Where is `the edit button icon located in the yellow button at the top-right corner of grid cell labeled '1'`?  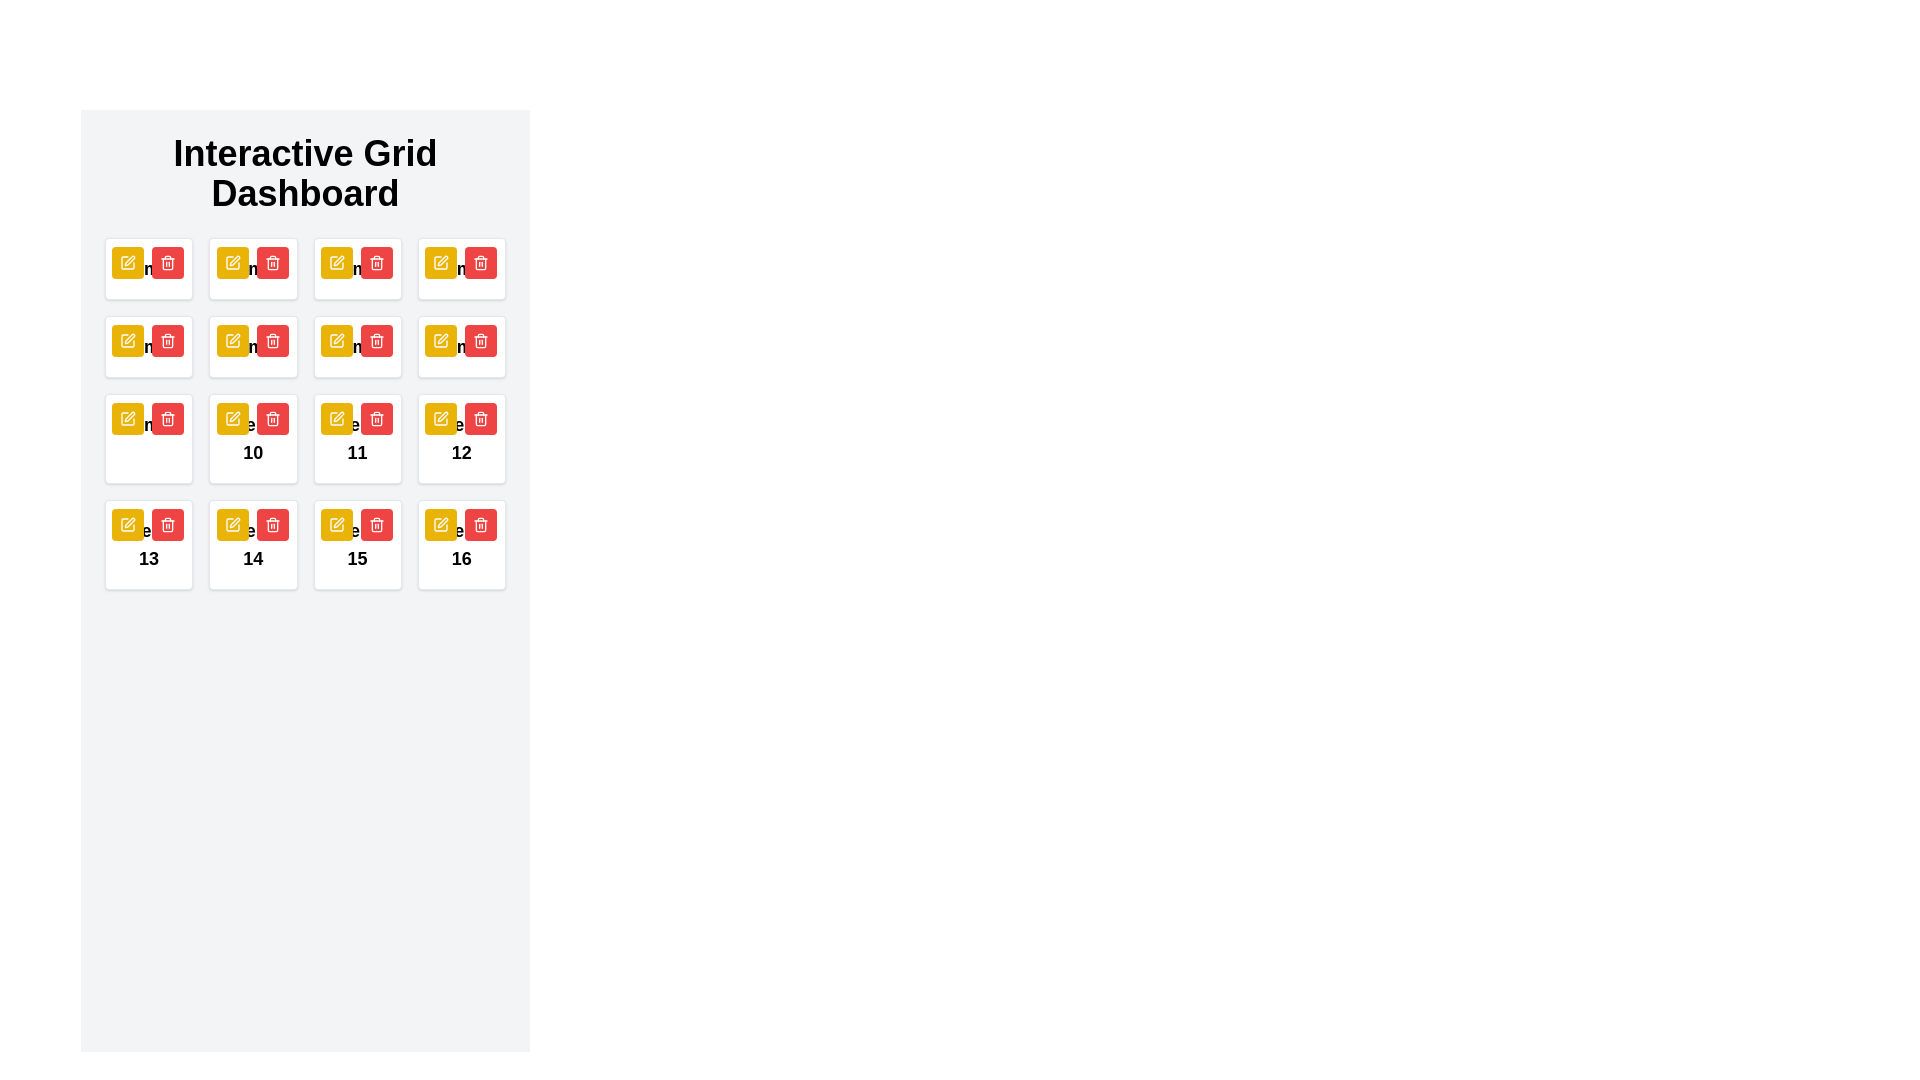
the edit button icon located in the yellow button at the top-right corner of grid cell labeled '1' is located at coordinates (440, 261).